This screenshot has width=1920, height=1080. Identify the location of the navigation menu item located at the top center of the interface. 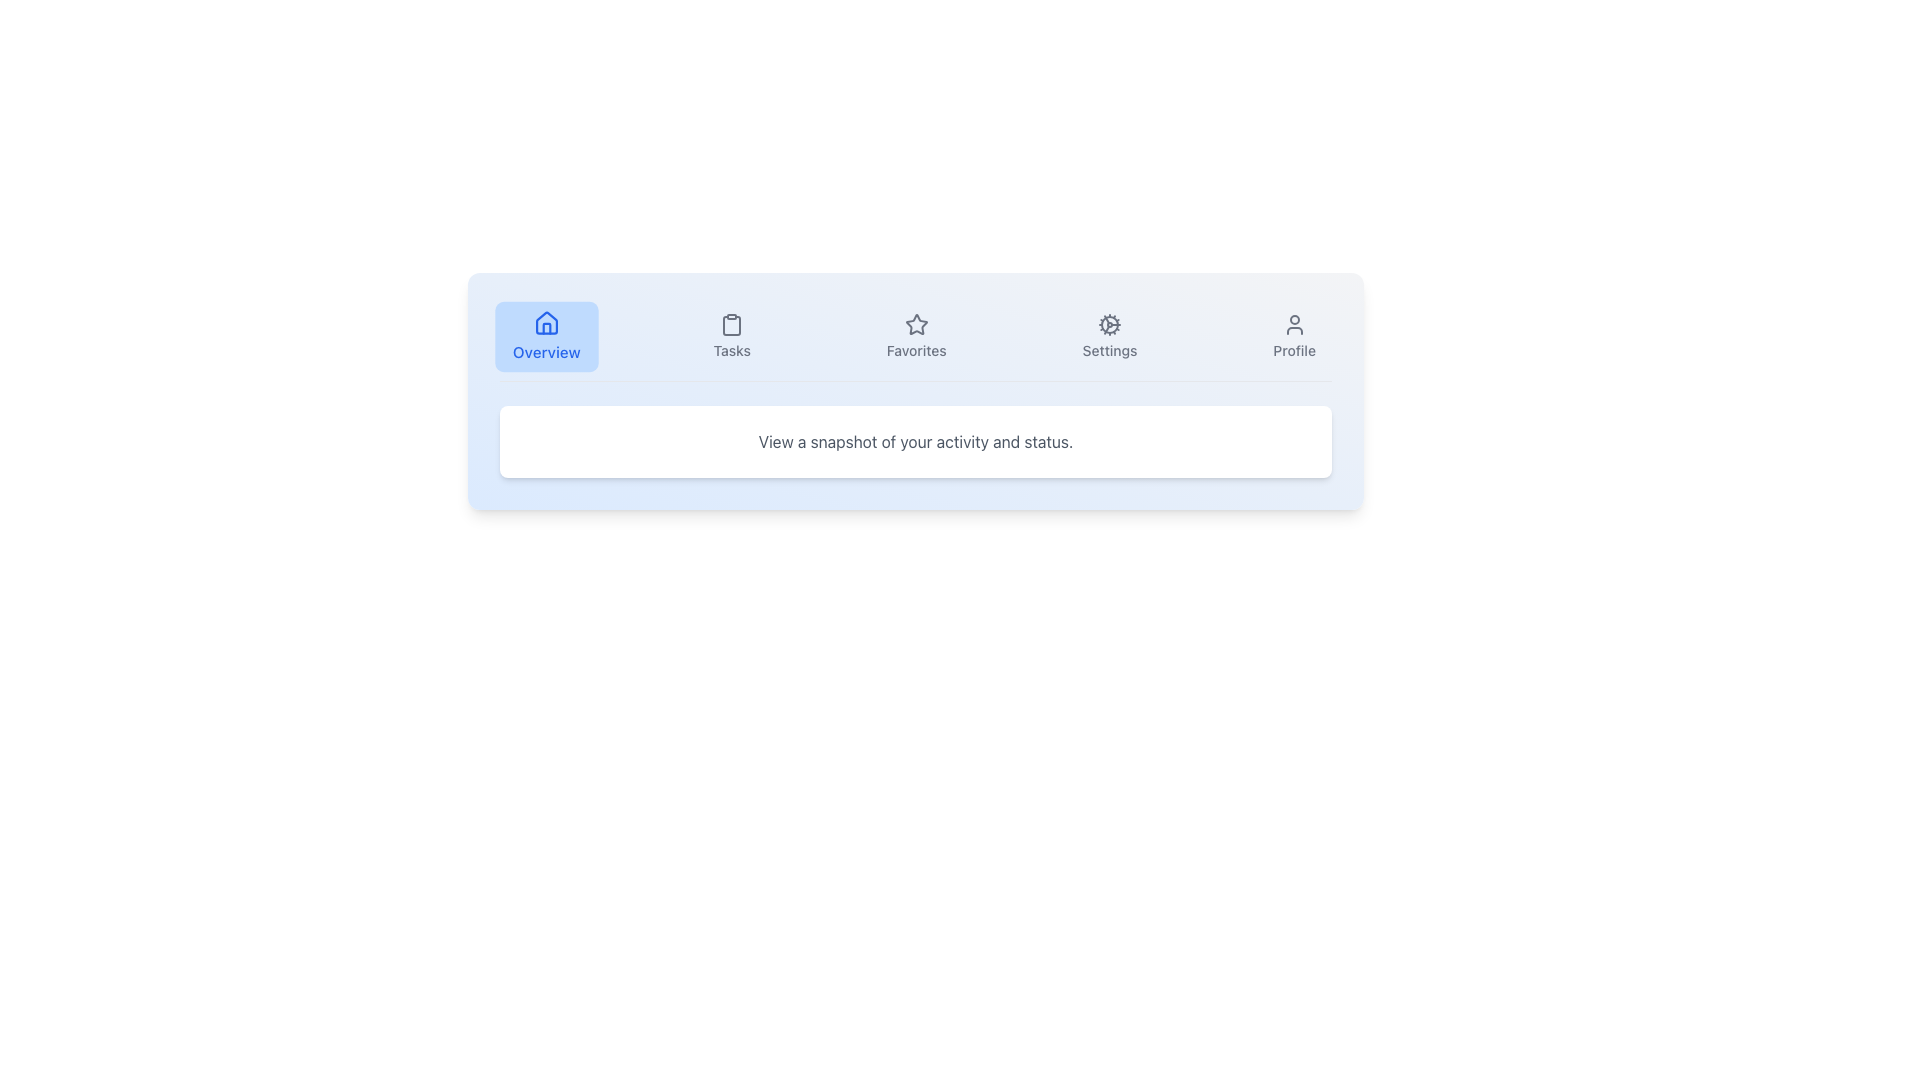
(915, 342).